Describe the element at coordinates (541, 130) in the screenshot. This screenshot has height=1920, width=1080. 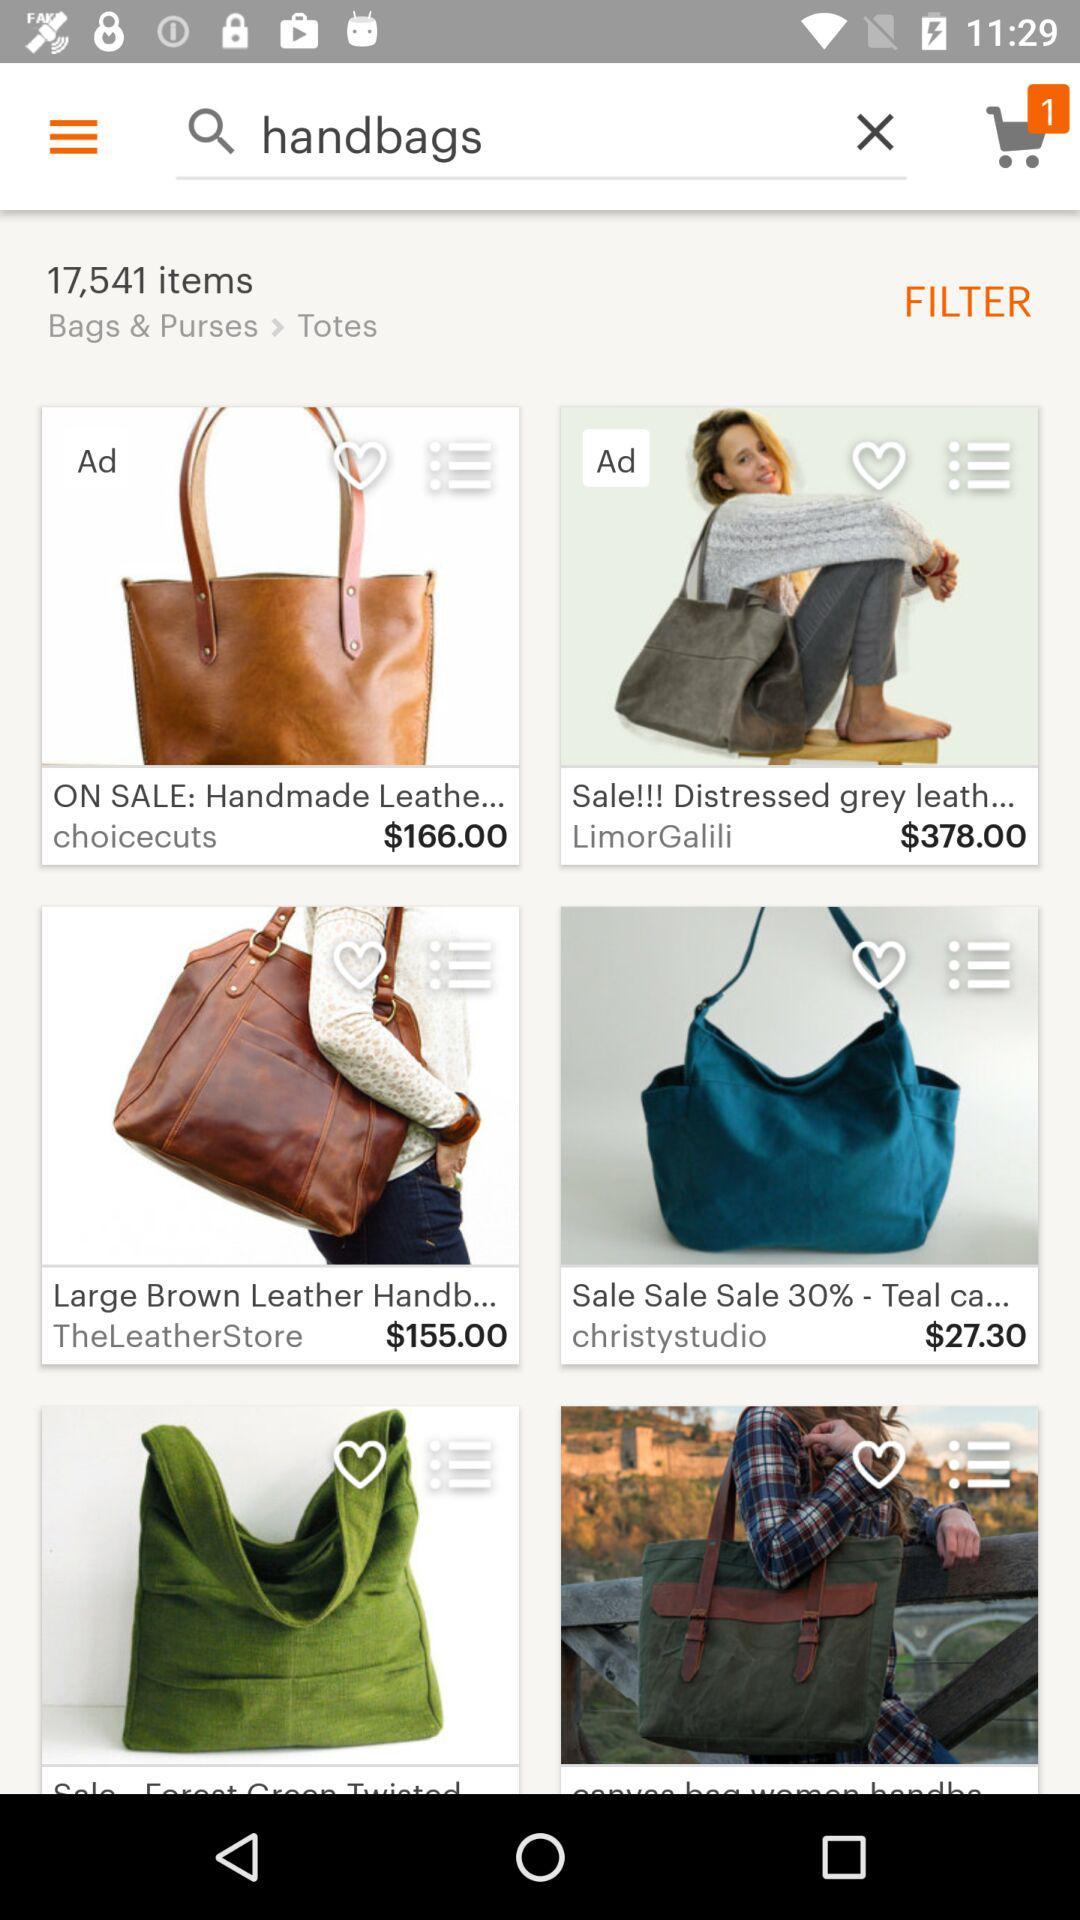
I see `handbags item` at that location.